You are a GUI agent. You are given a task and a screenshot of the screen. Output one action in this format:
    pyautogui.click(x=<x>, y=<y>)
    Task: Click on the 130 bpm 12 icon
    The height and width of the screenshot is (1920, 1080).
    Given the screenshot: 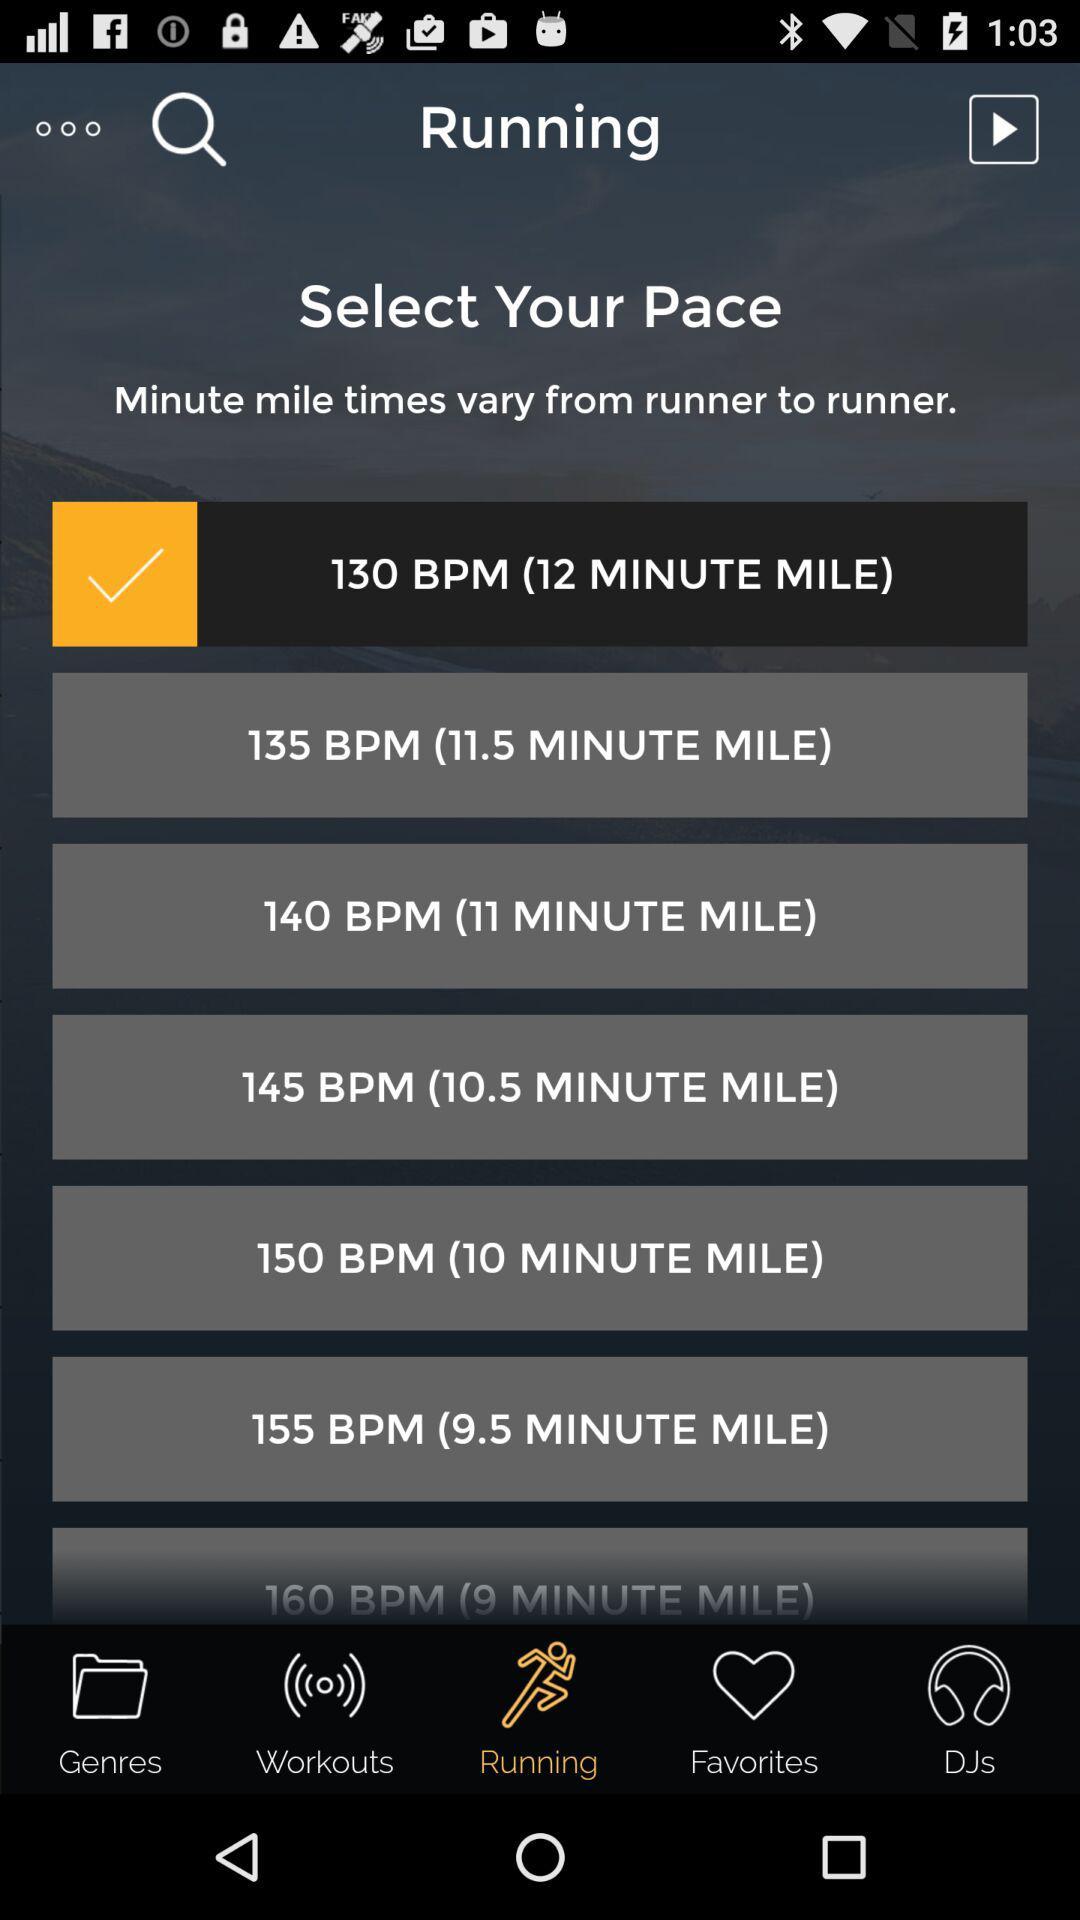 What is the action you would take?
    pyautogui.click(x=611, y=573)
    